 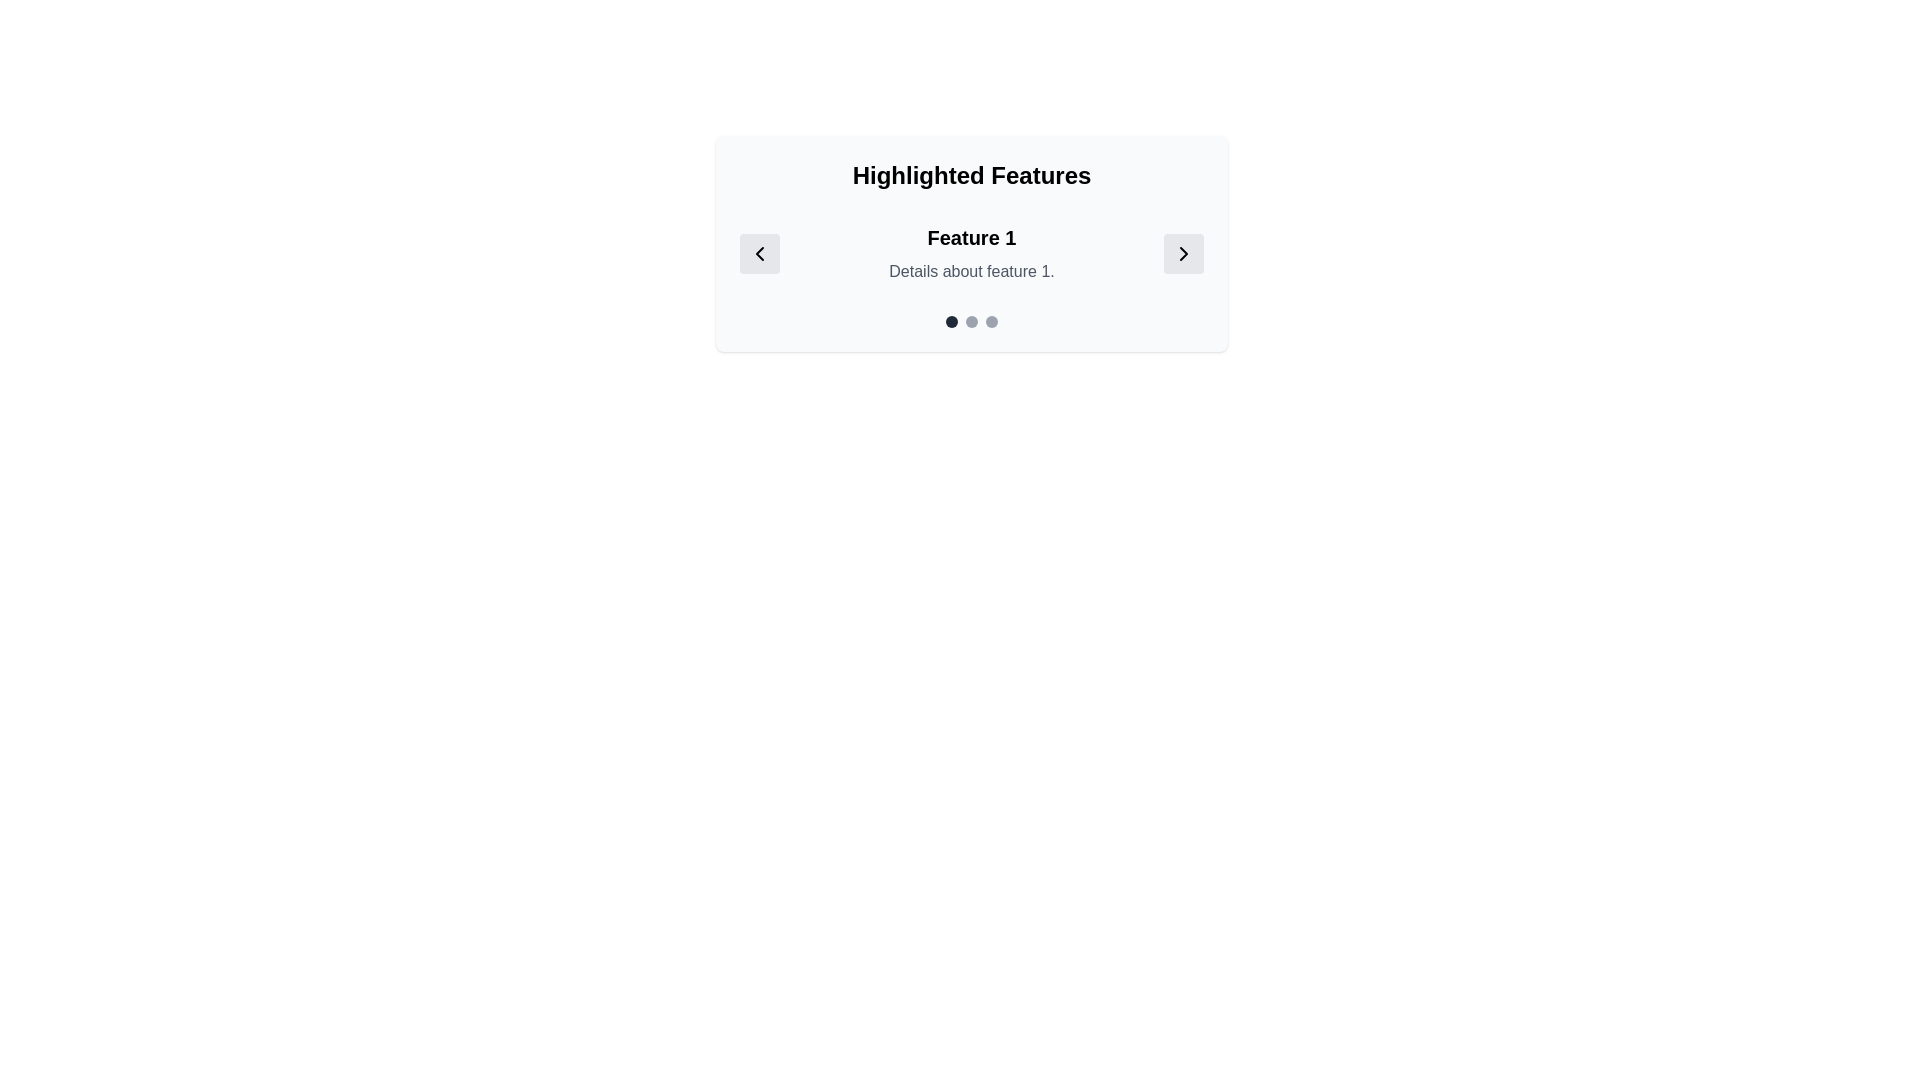 I want to click on the navigation button that moves to the previous feature in the carousel, located to the left of the text content 'Feature 1 Details about feature 1.', so click(x=758, y=253).